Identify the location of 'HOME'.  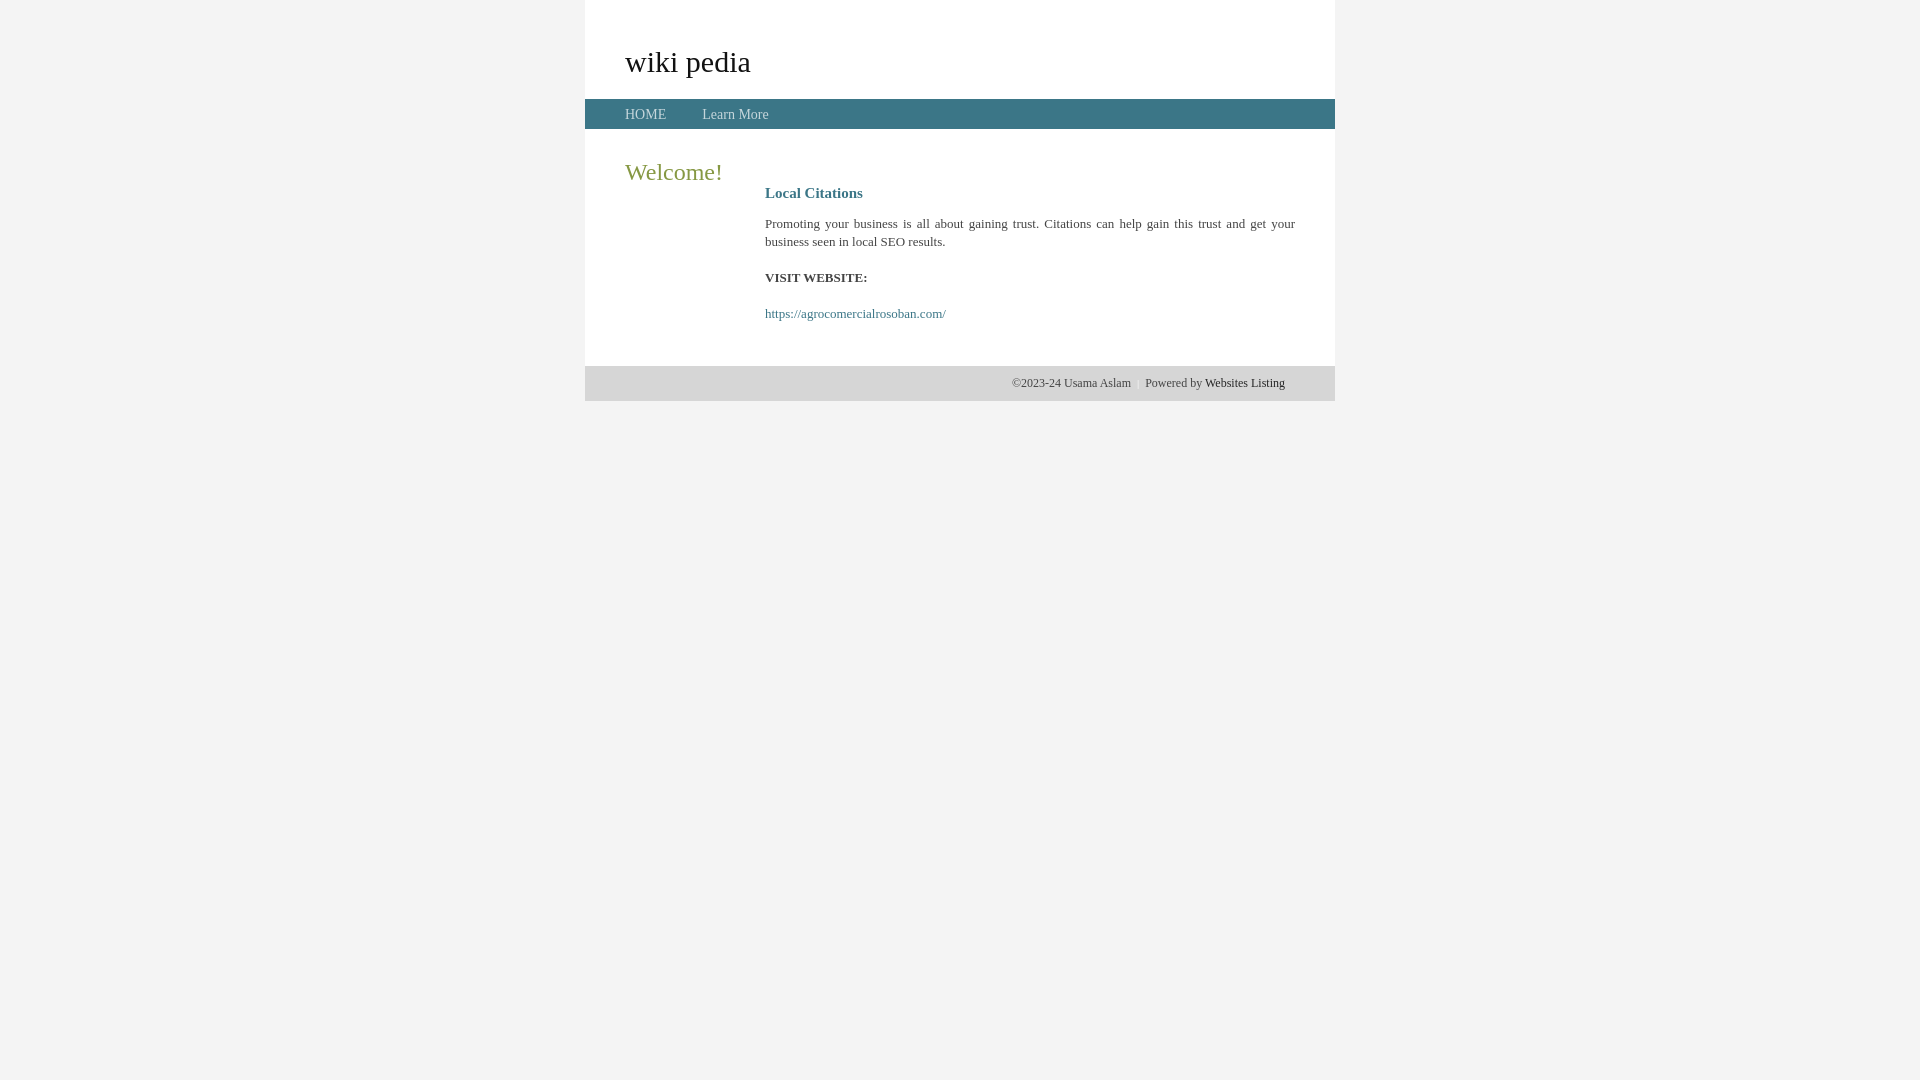
(623, 114).